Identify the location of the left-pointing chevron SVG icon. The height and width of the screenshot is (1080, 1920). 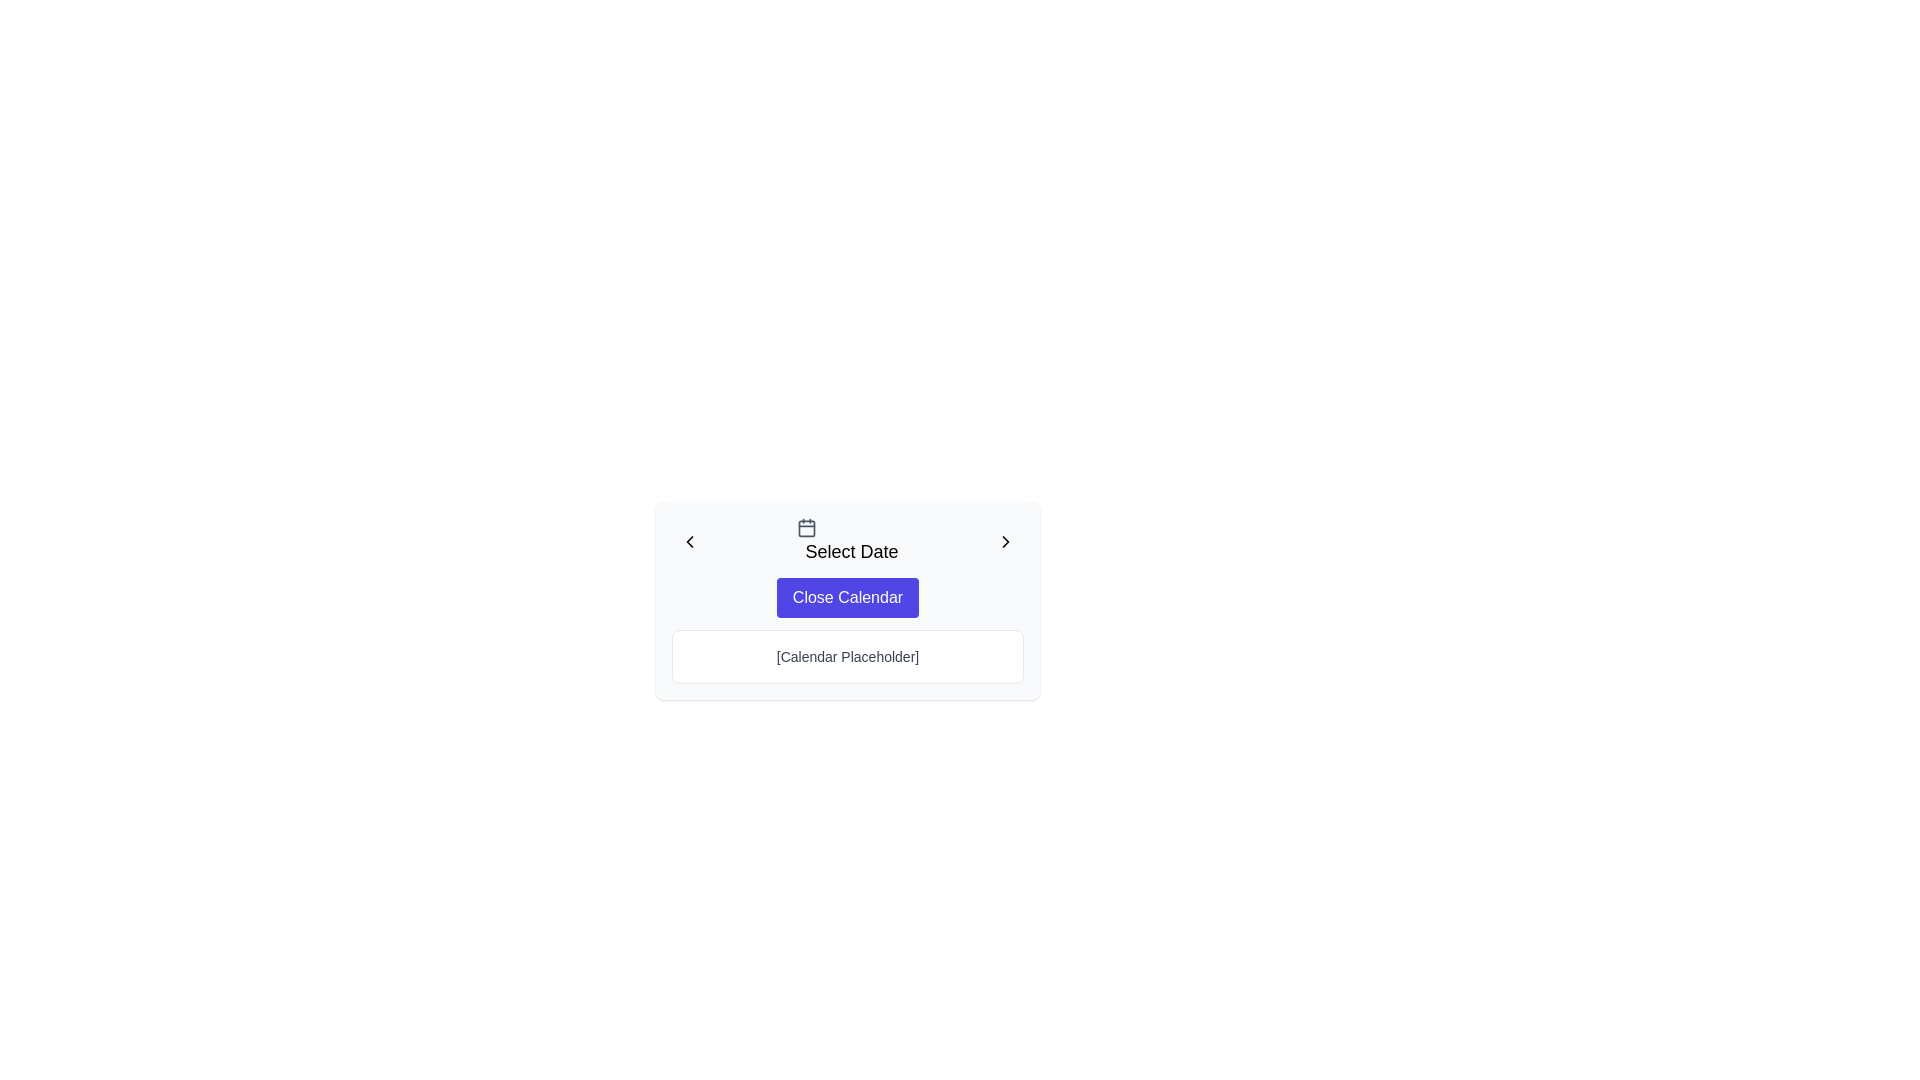
(690, 542).